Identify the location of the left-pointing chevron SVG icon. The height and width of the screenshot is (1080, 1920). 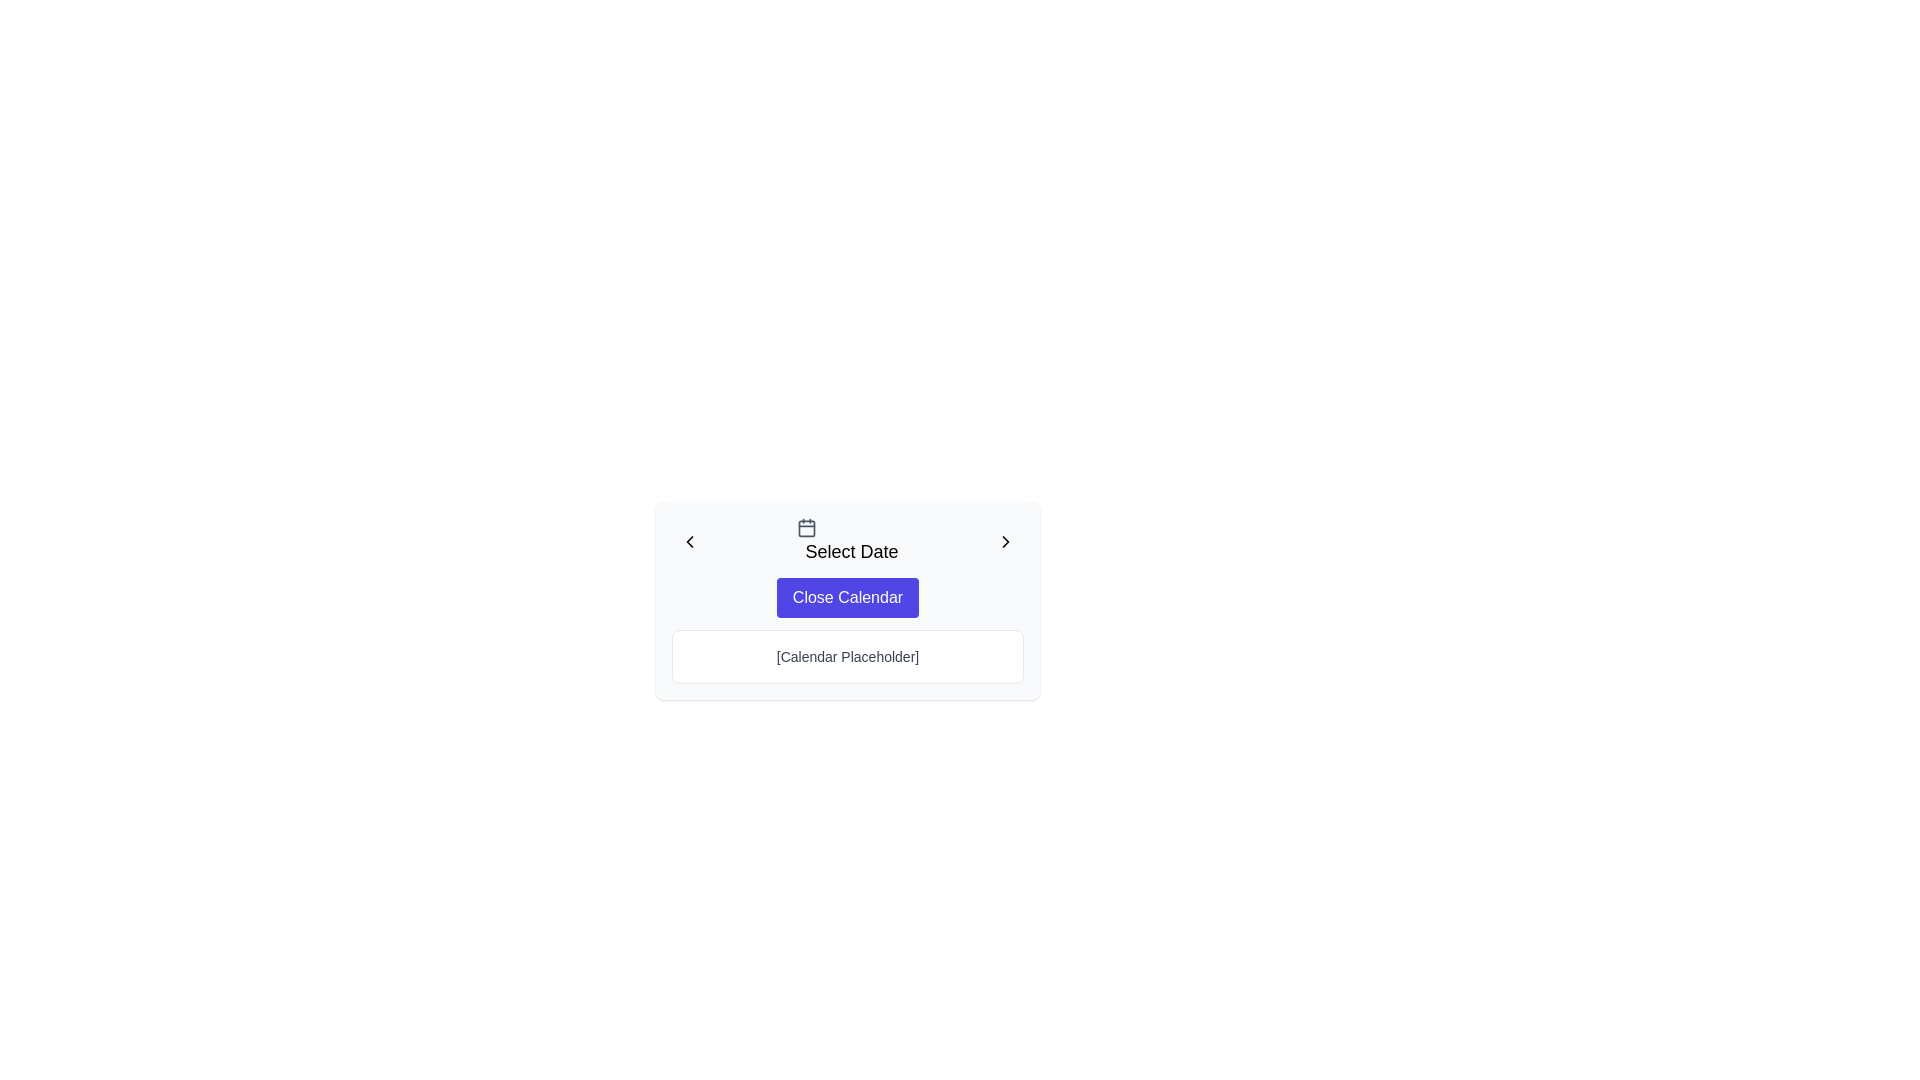
(690, 542).